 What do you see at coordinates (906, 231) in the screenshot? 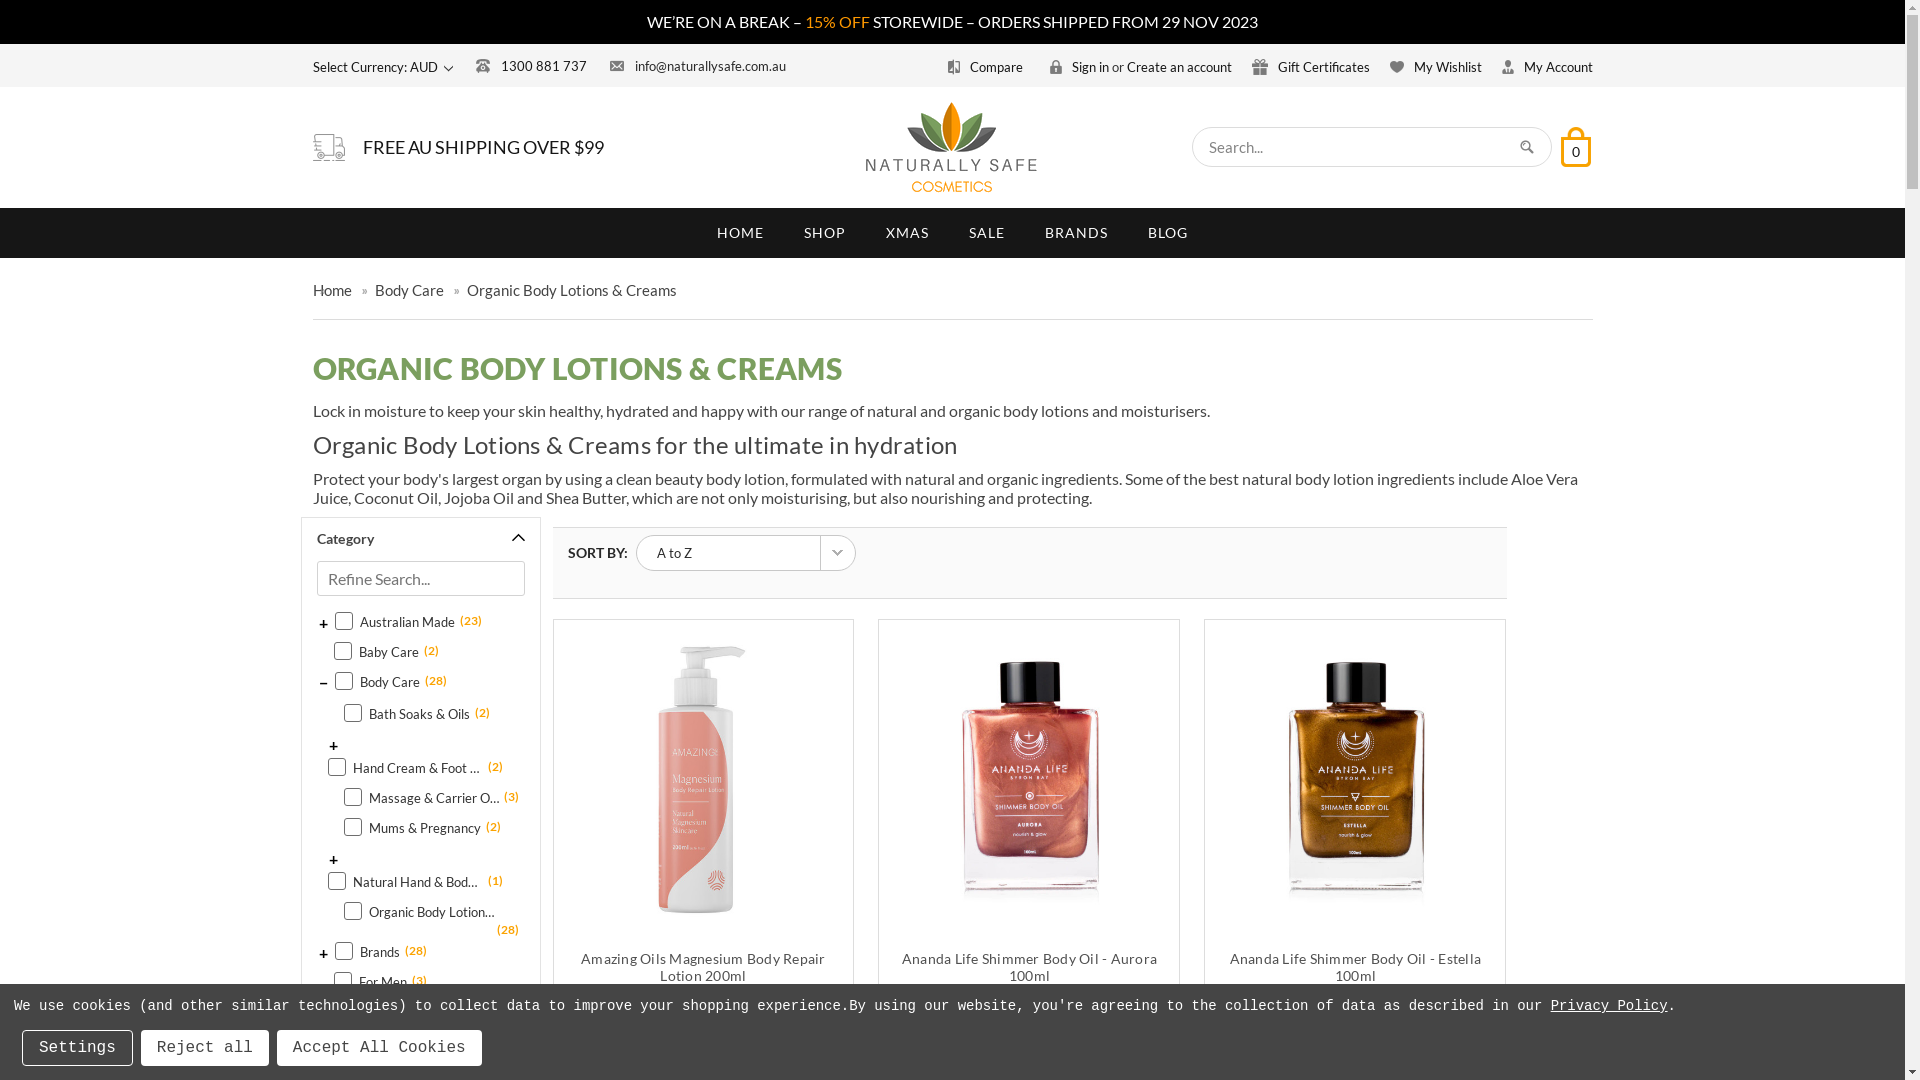
I see `'XMAS'` at bounding box center [906, 231].